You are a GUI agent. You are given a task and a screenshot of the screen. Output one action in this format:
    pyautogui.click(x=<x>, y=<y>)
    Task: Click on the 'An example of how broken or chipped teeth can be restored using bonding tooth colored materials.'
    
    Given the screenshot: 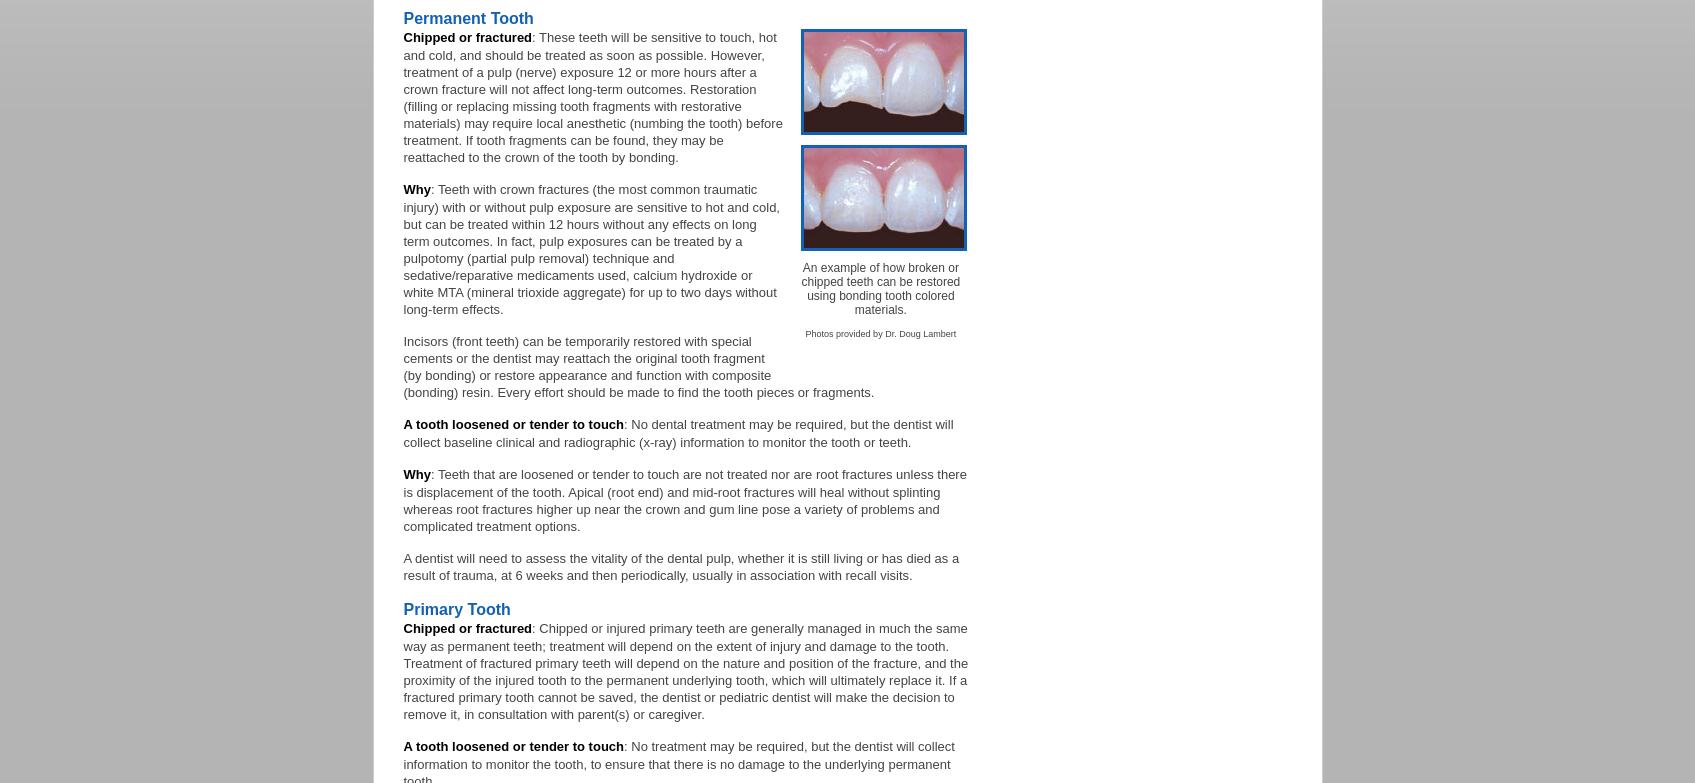 What is the action you would take?
    pyautogui.click(x=801, y=289)
    